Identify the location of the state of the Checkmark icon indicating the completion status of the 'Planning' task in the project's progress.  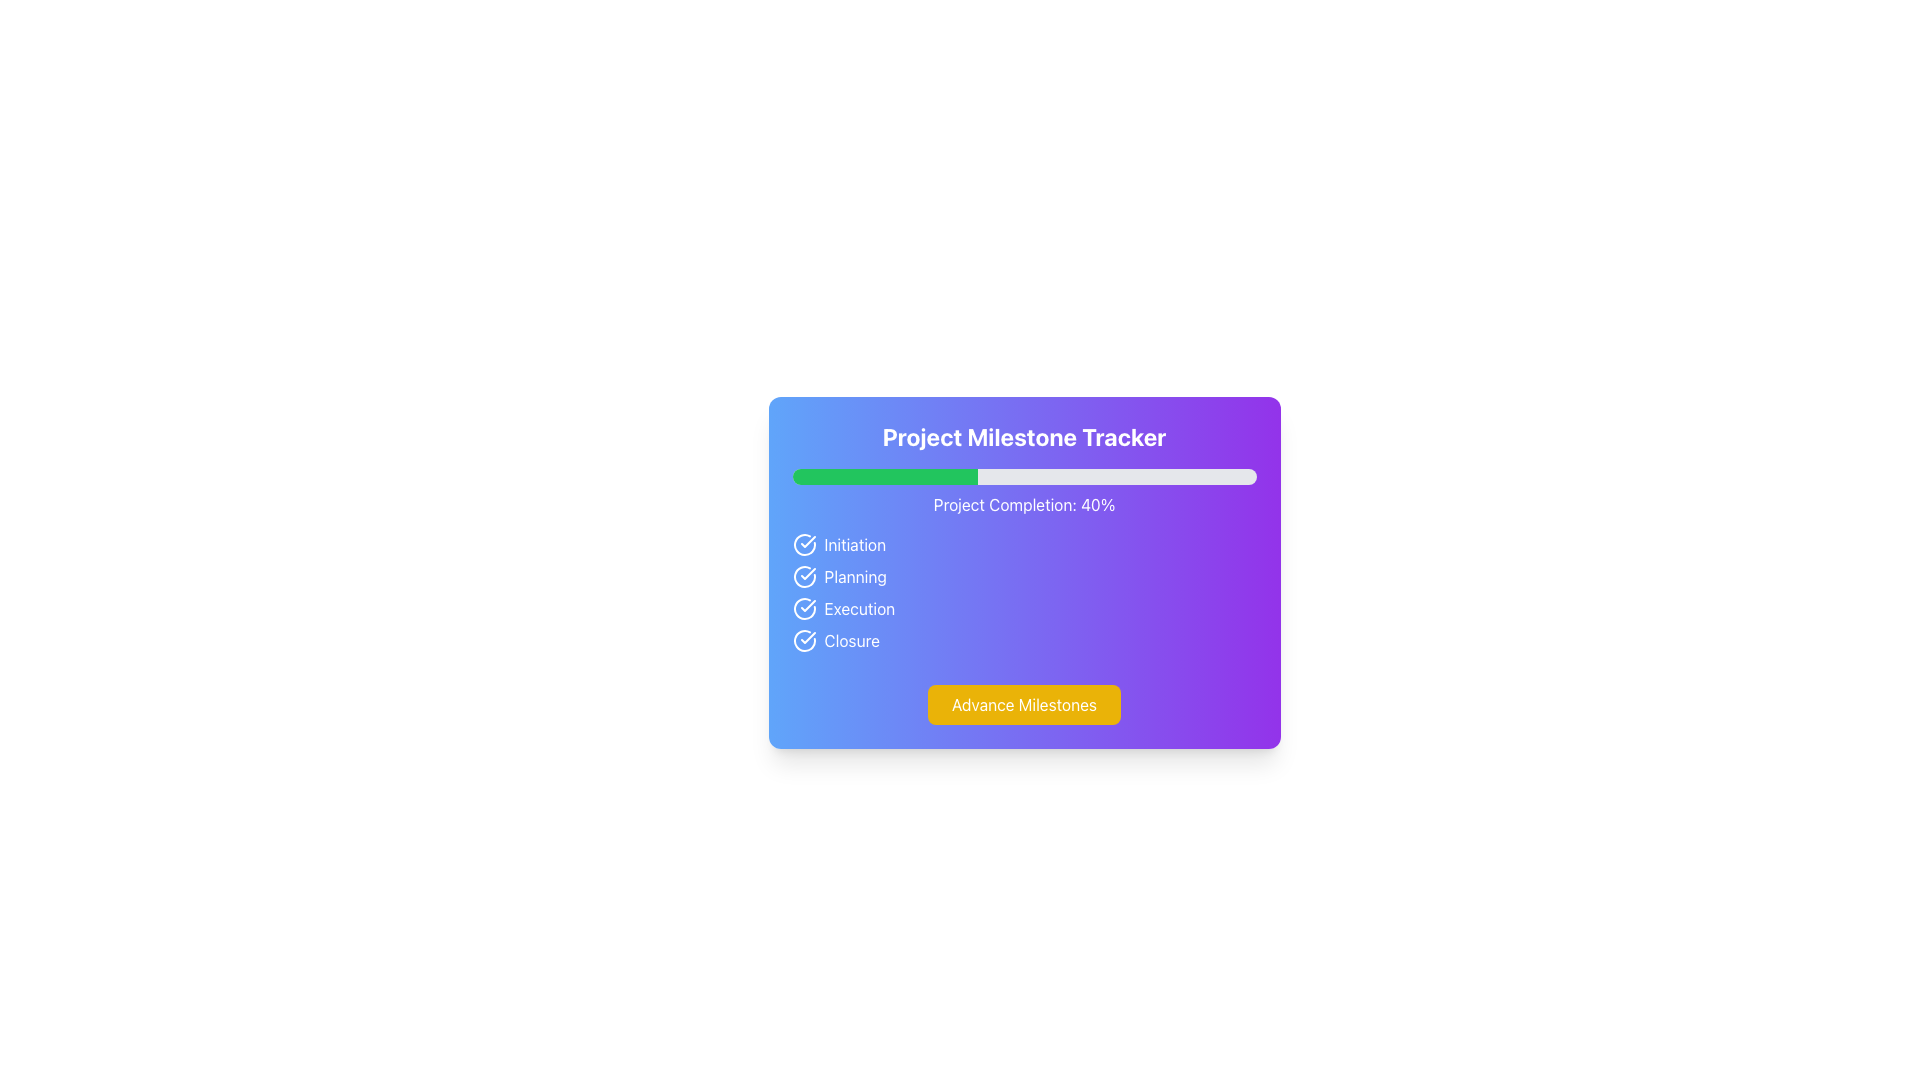
(808, 577).